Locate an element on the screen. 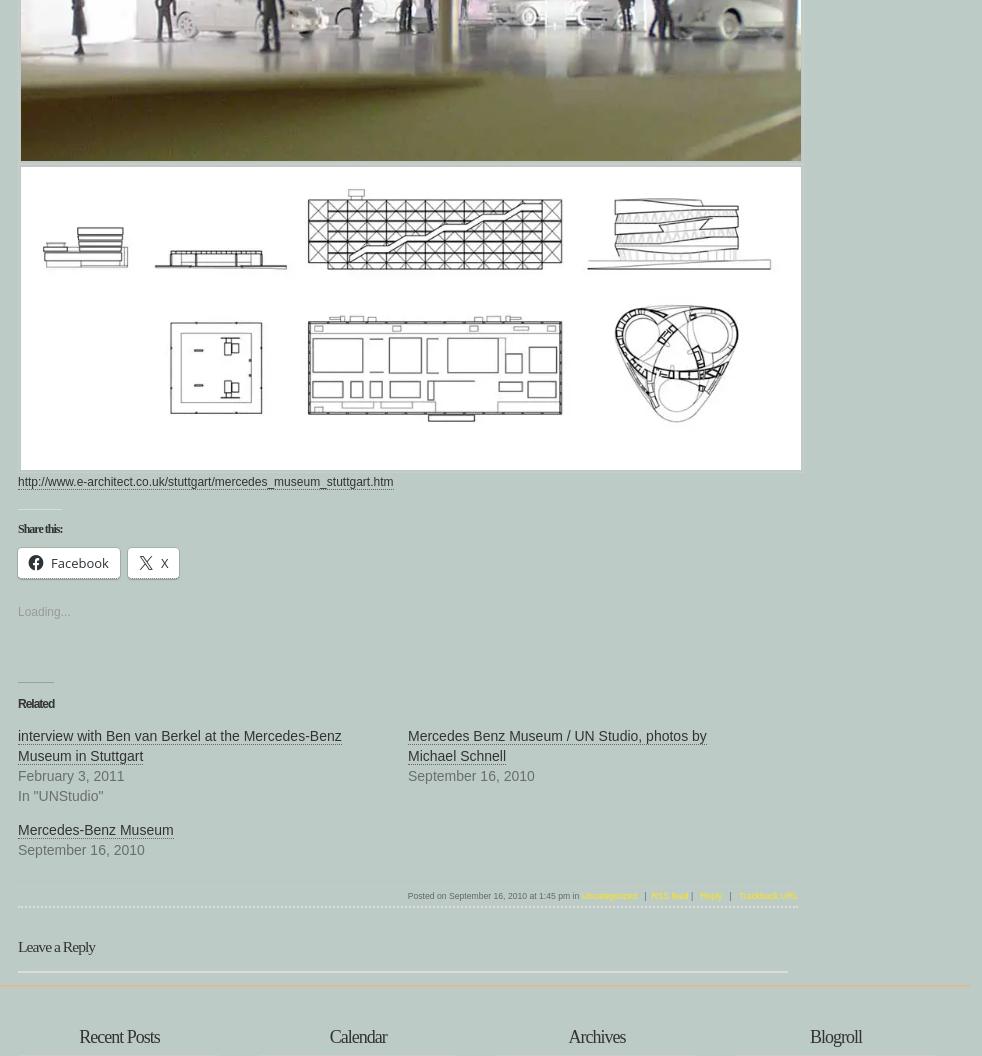 The height and width of the screenshot is (1056, 982). 'Trackback URL' is located at coordinates (768, 895).